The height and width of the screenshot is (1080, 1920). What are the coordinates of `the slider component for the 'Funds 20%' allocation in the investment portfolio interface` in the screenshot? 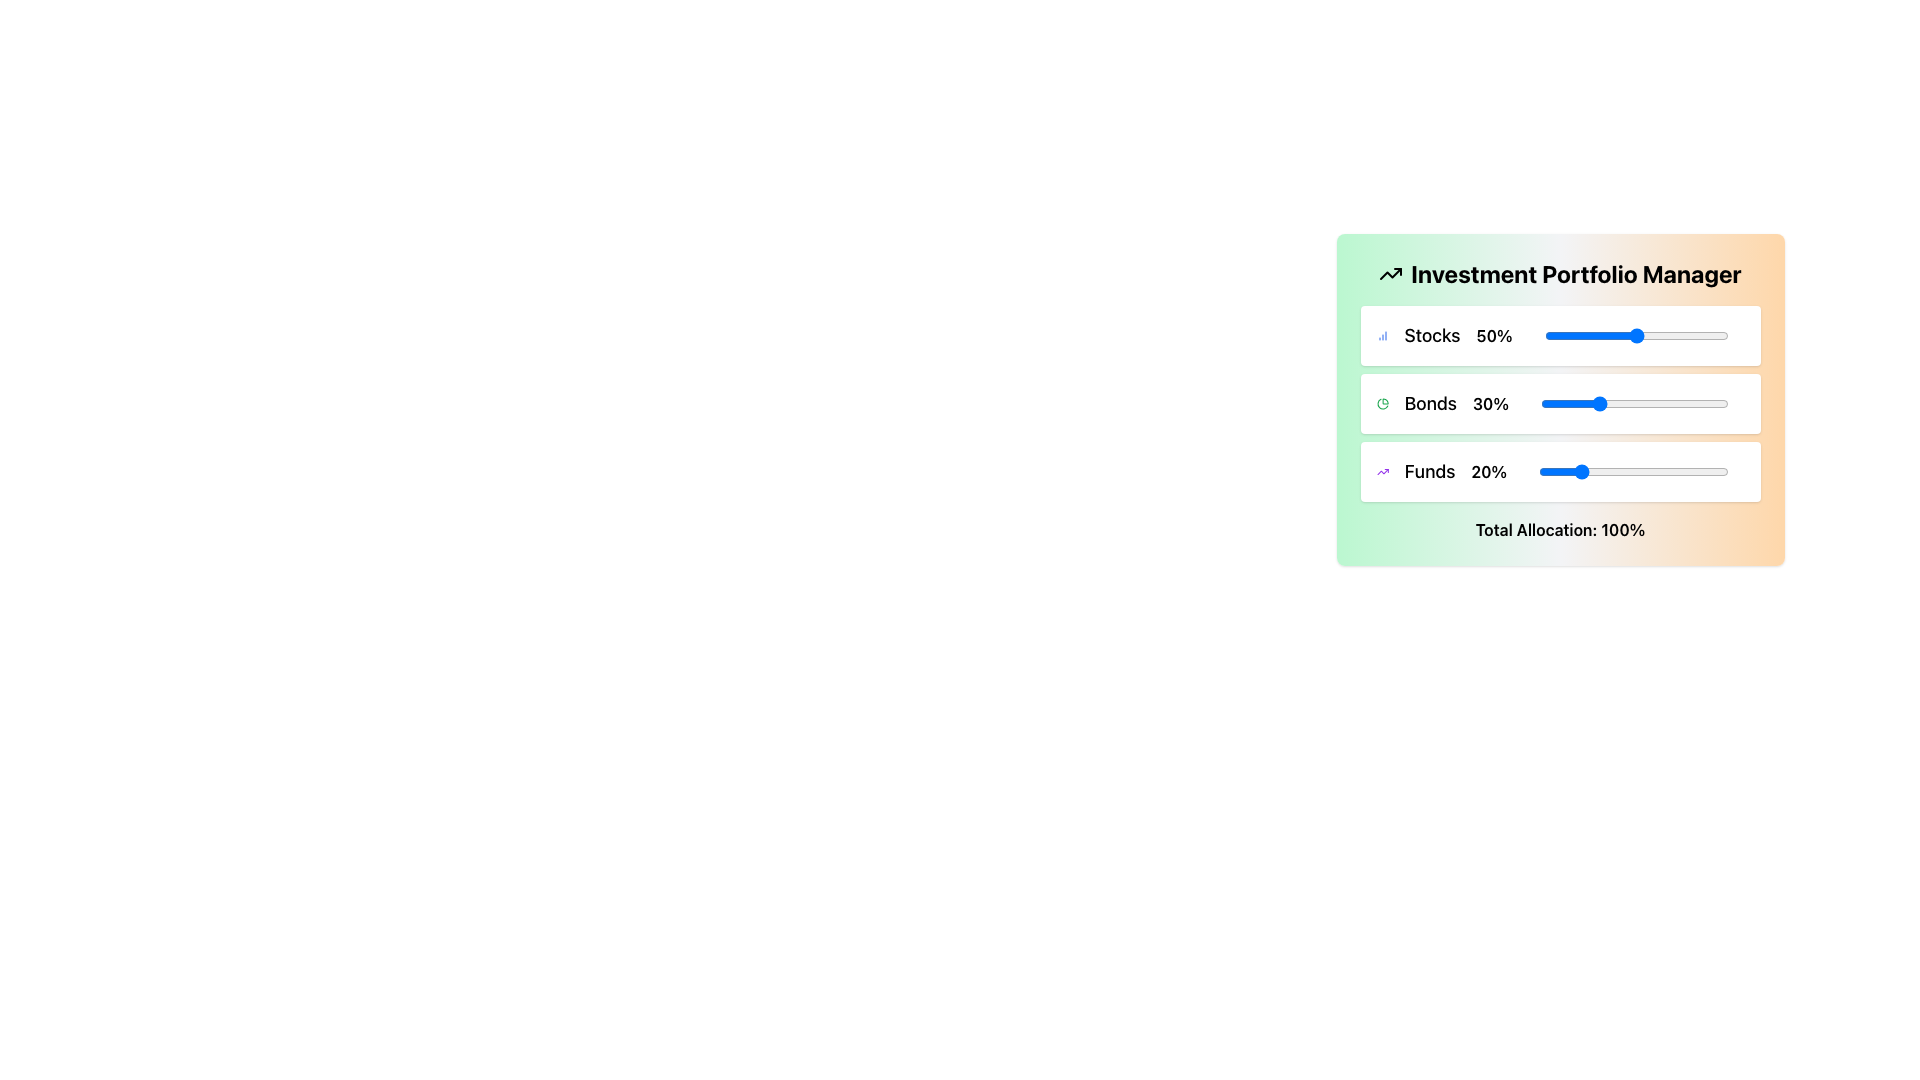 It's located at (1559, 471).